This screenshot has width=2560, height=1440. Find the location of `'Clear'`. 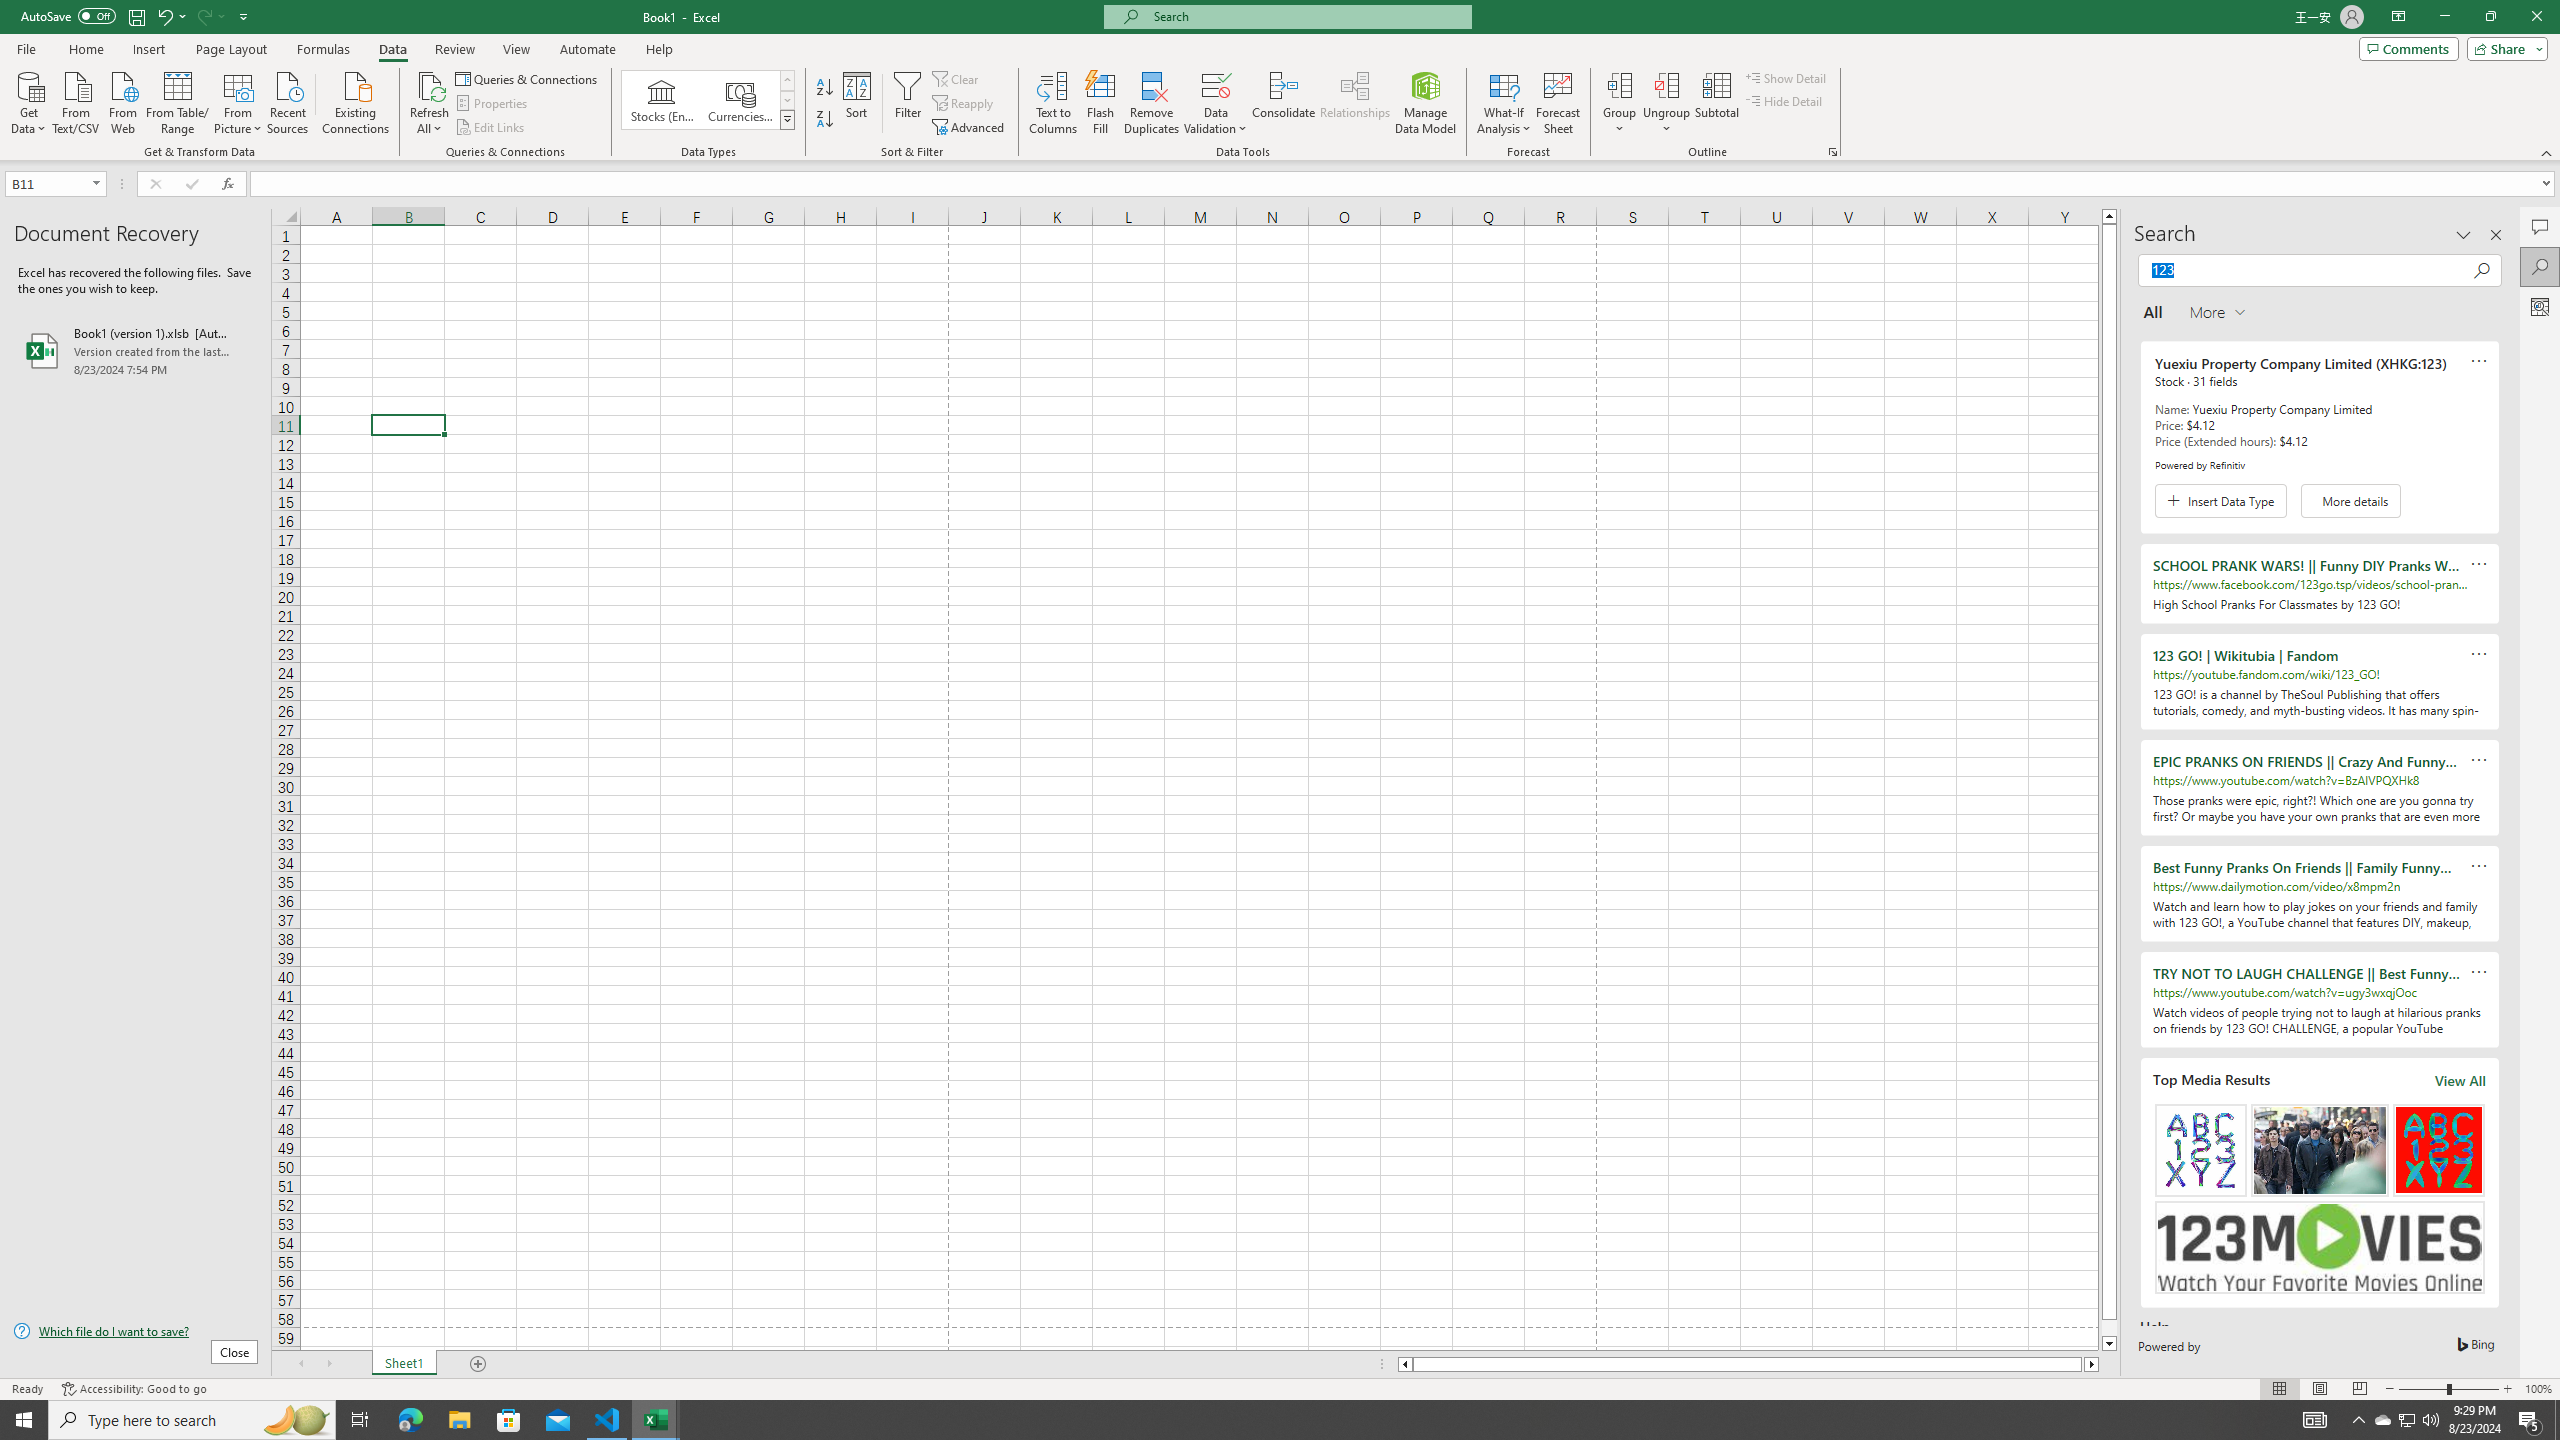

'Clear' is located at coordinates (957, 78).